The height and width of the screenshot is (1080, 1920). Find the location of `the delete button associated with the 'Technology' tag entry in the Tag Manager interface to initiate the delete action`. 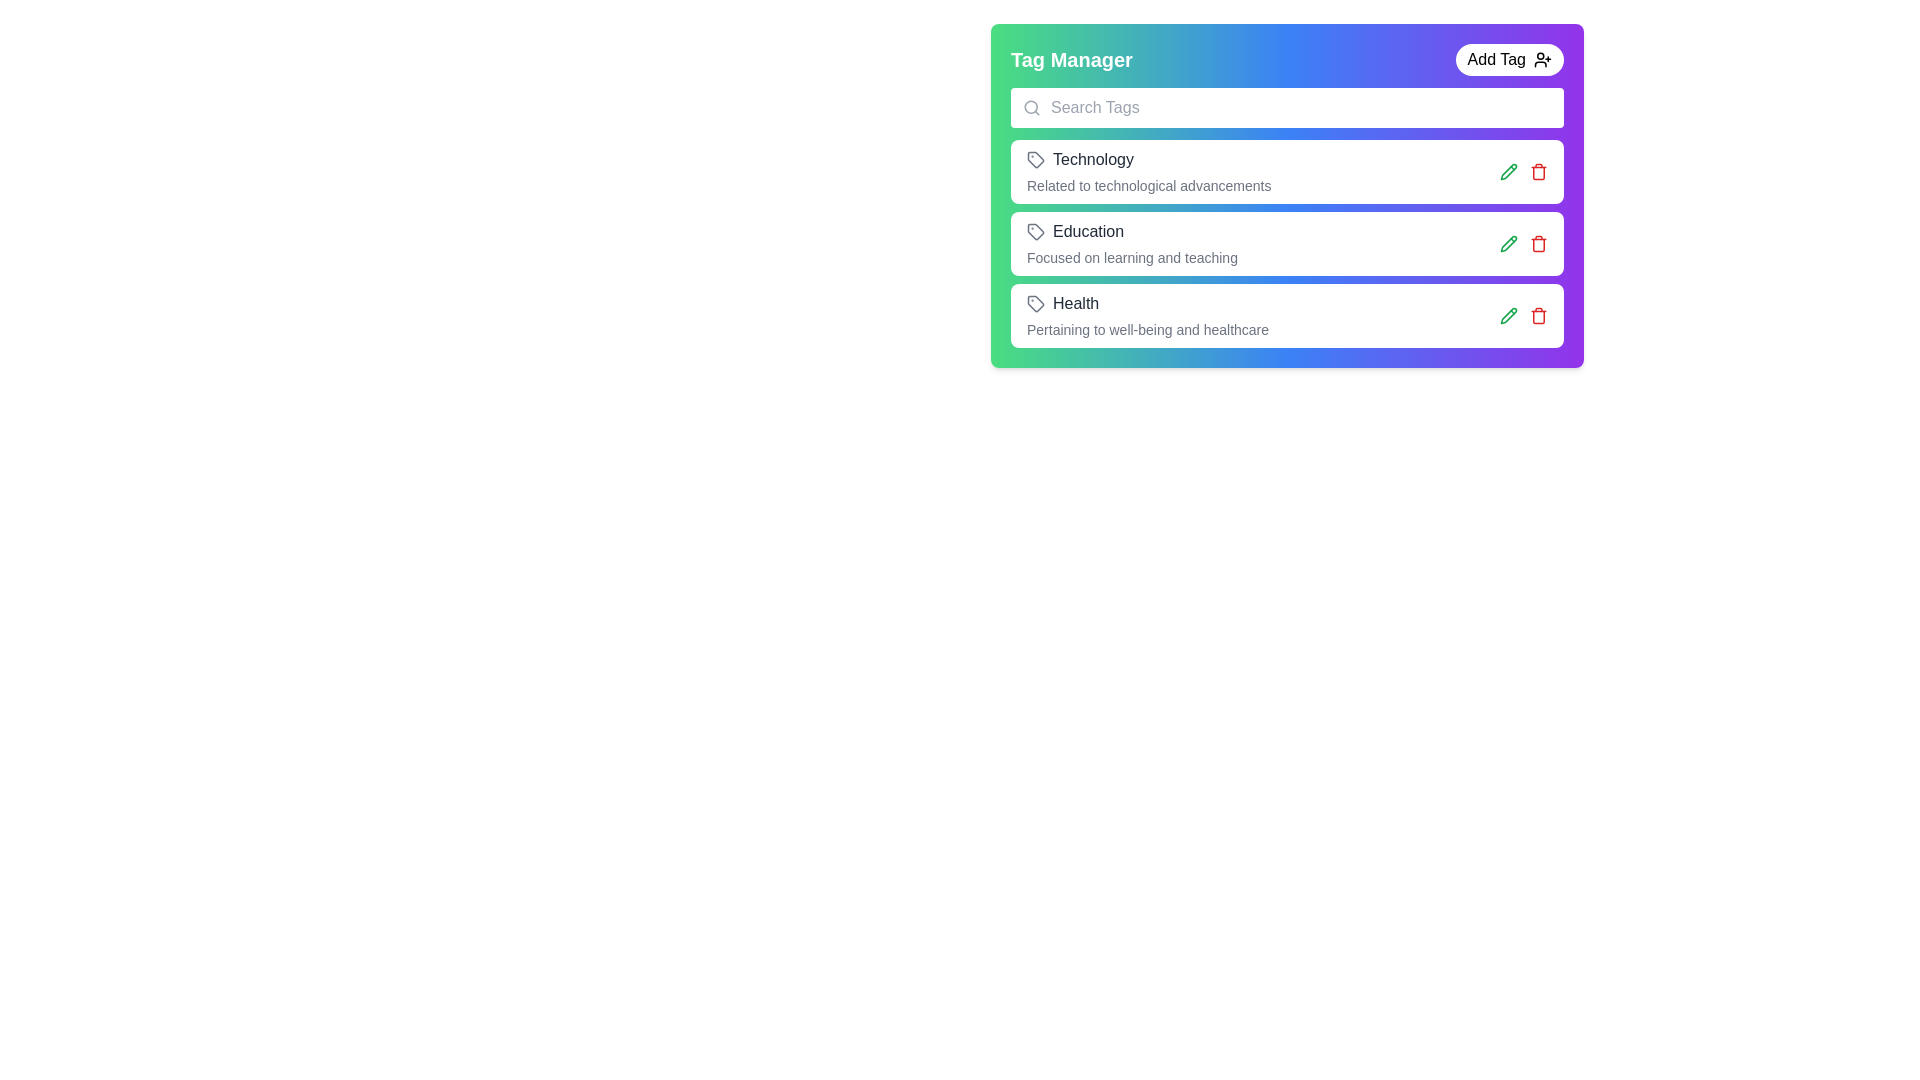

the delete button associated with the 'Technology' tag entry in the Tag Manager interface to initiate the delete action is located at coordinates (1538, 171).